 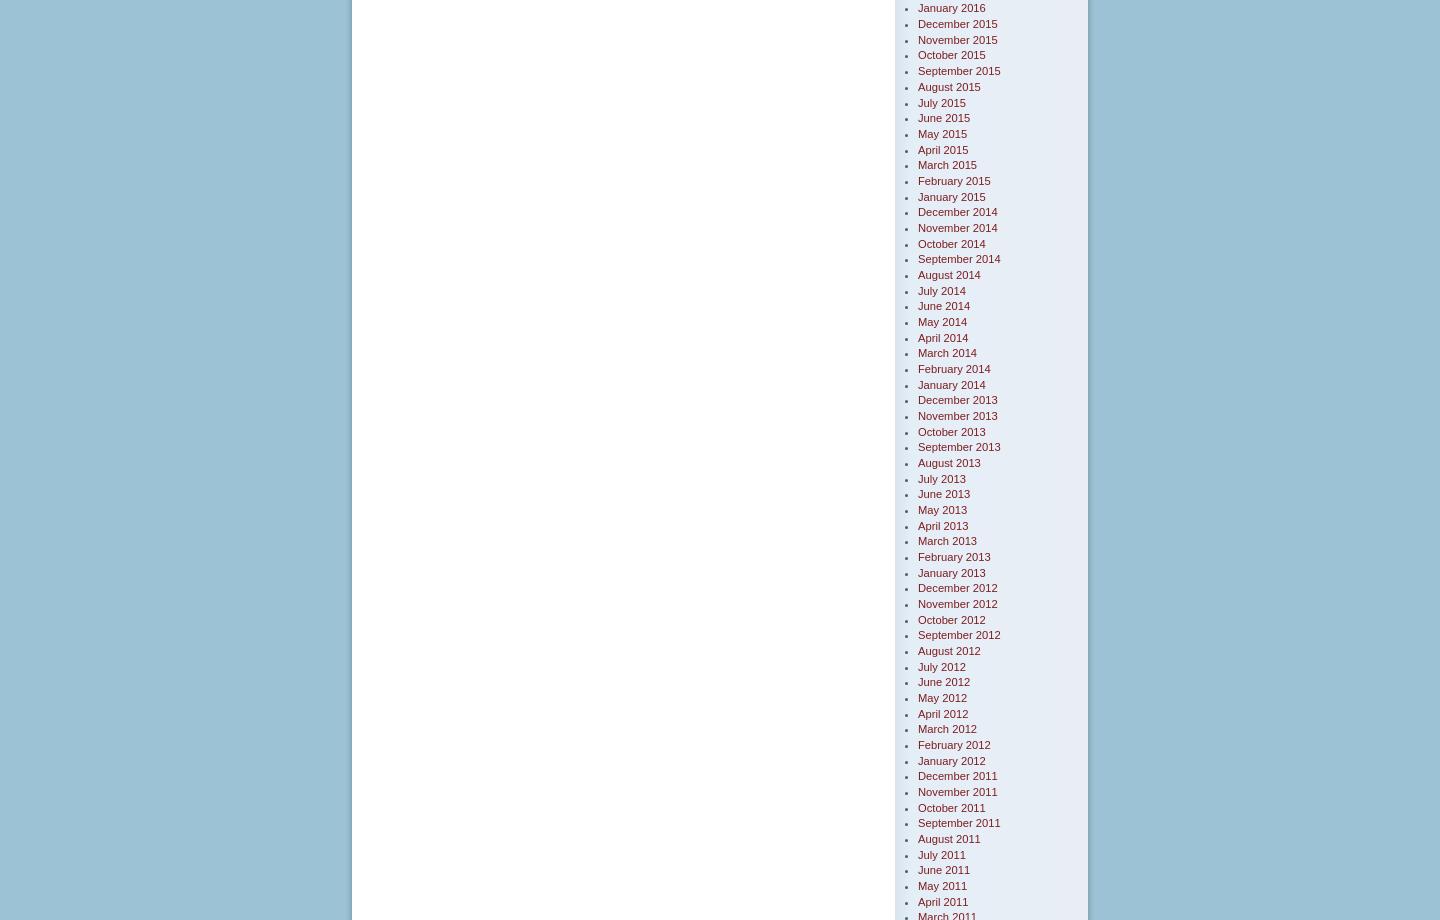 I want to click on 'June 2012', so click(x=944, y=680).